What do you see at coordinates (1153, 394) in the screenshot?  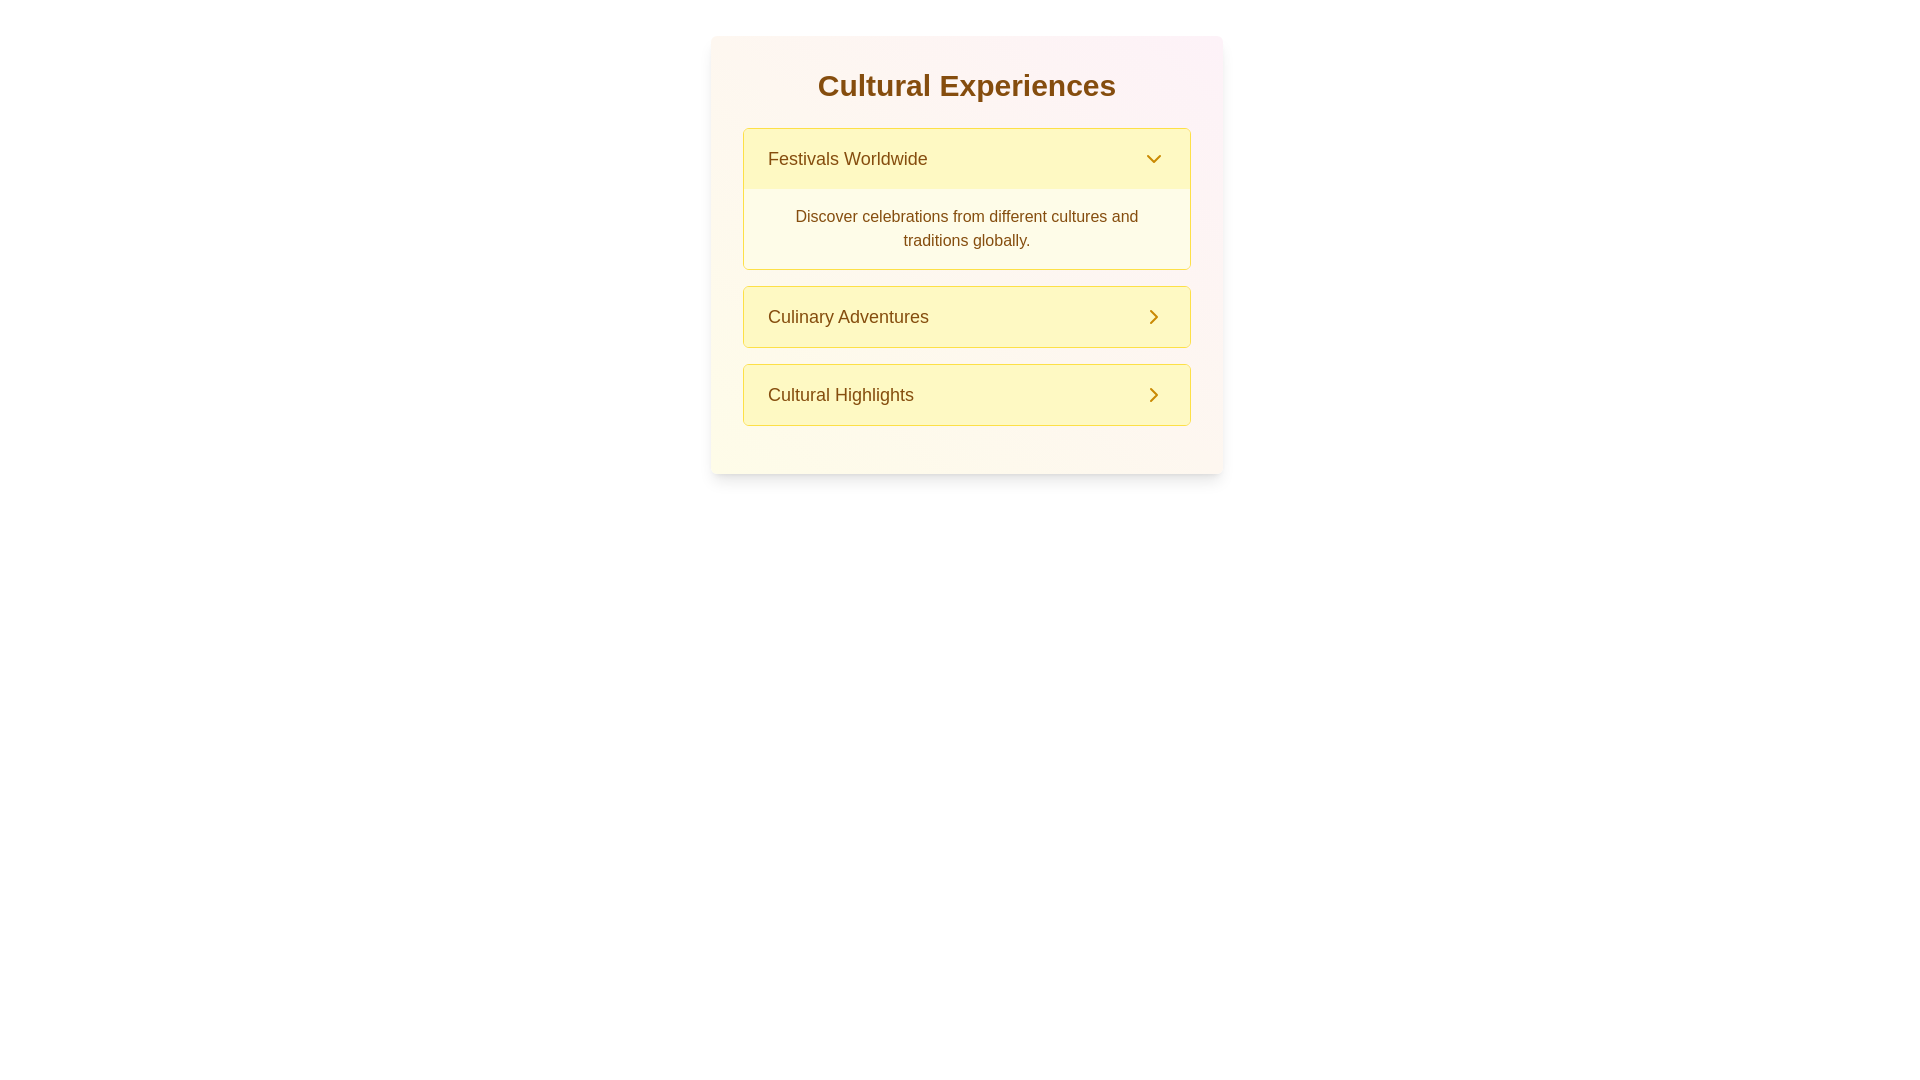 I see `the right-pointing chevron icon styled with yellow color, located to the far right of the 'Cultural Highlights' label in the bottom section of the 'Cultural Experiences' card` at bounding box center [1153, 394].